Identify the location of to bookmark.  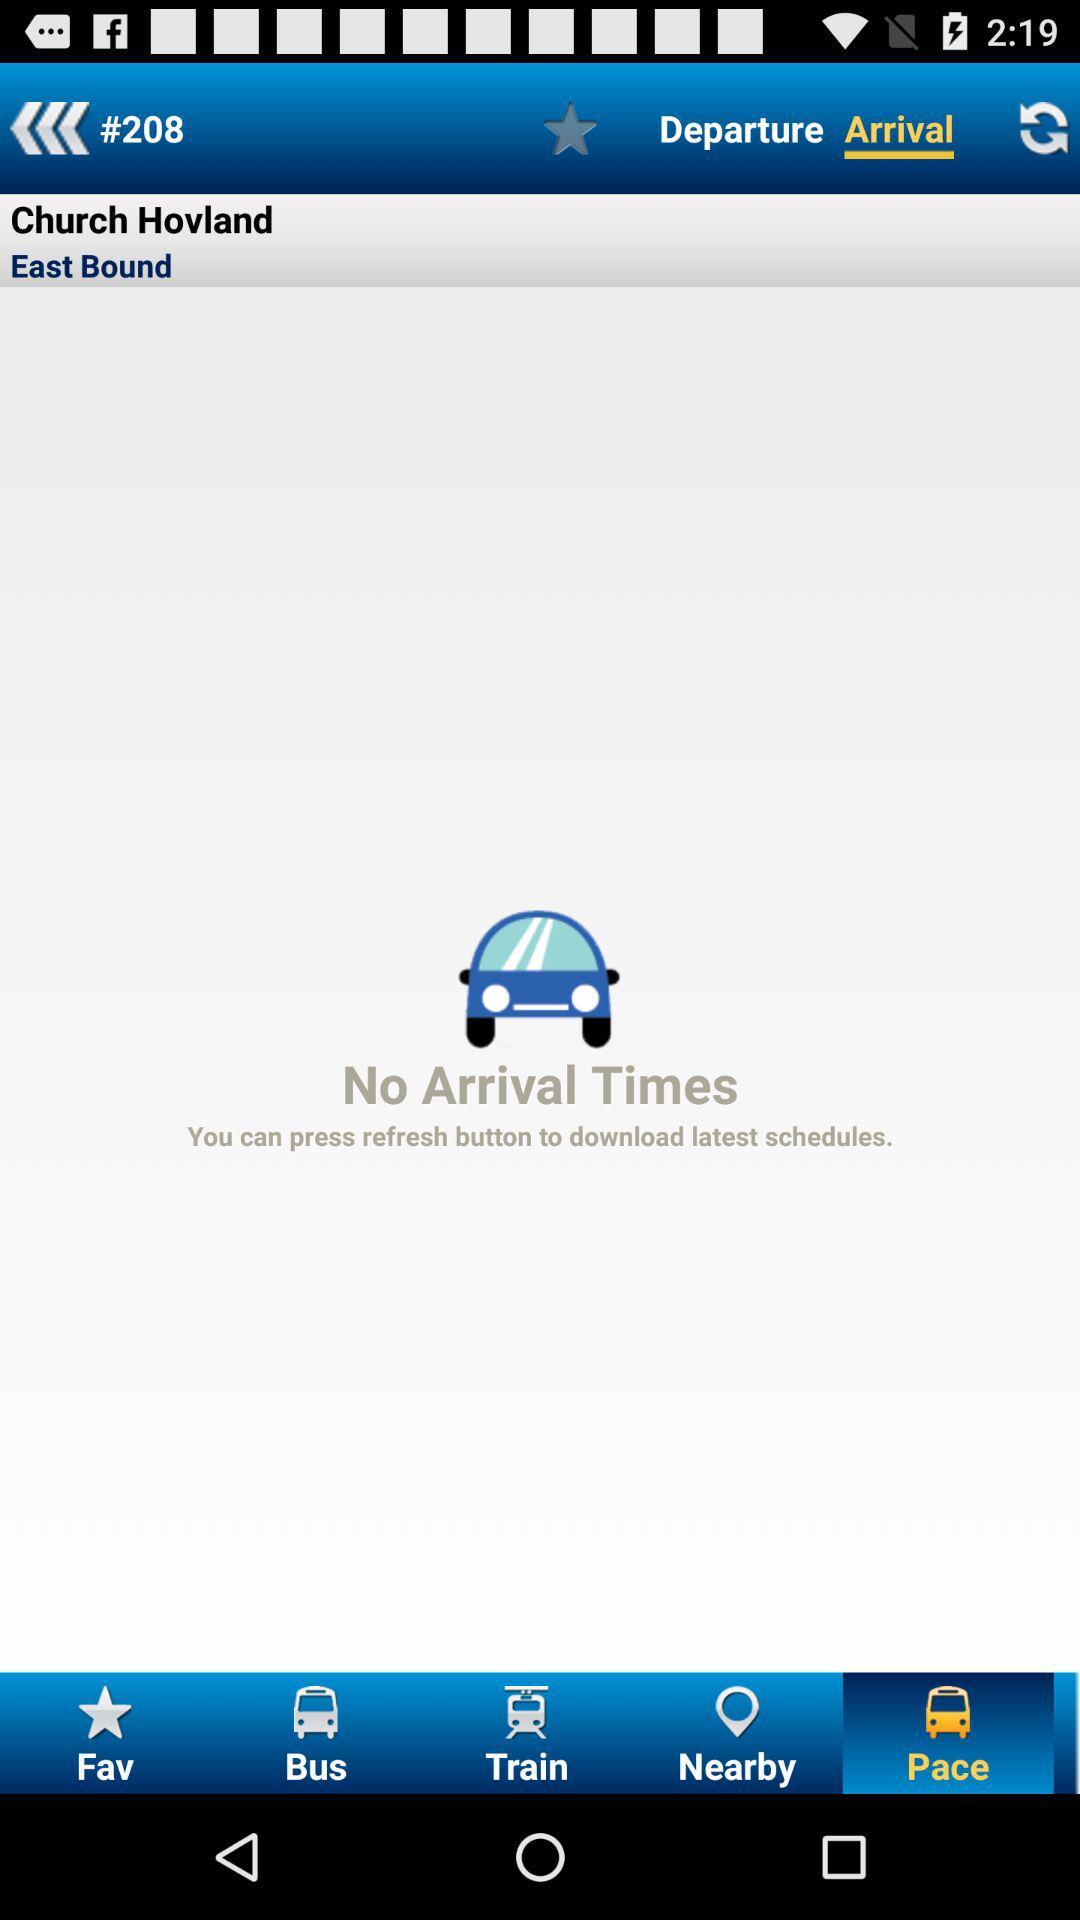
(570, 127).